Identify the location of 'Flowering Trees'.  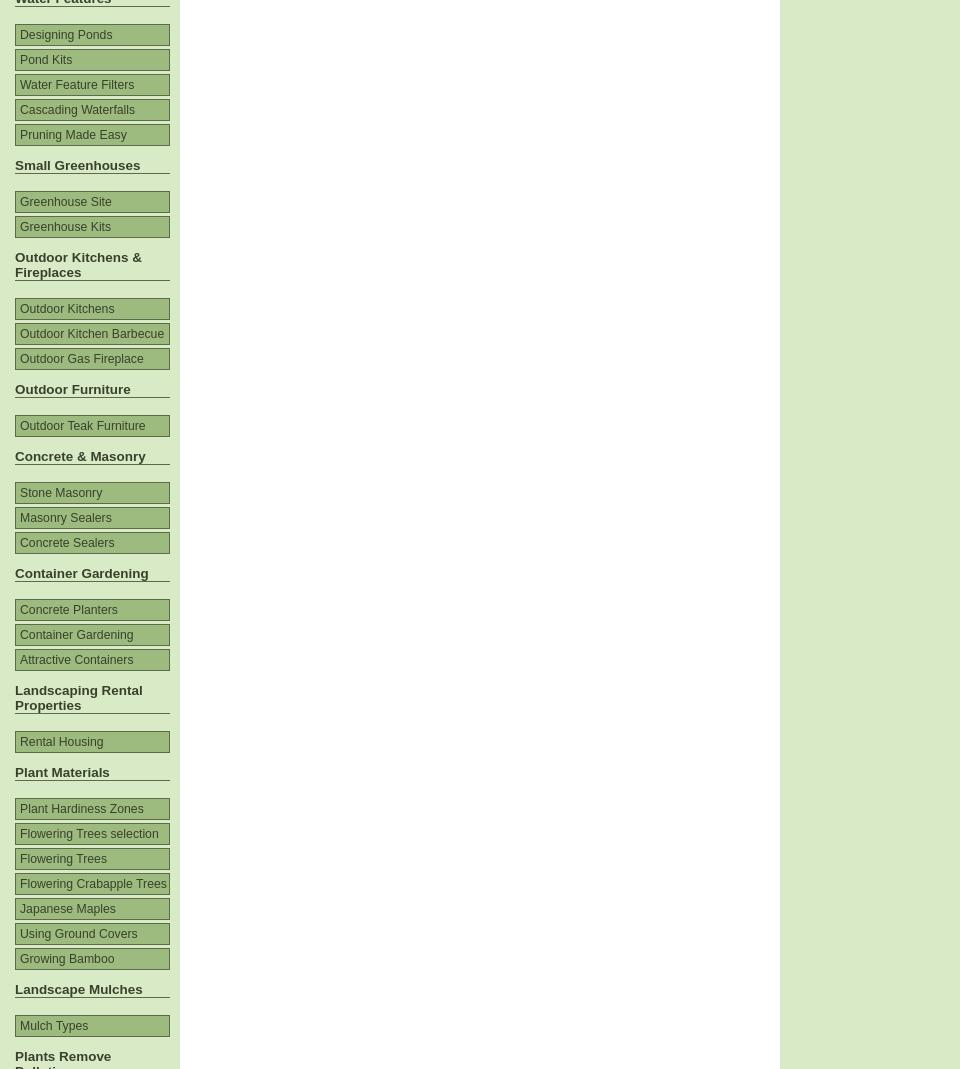
(18, 858).